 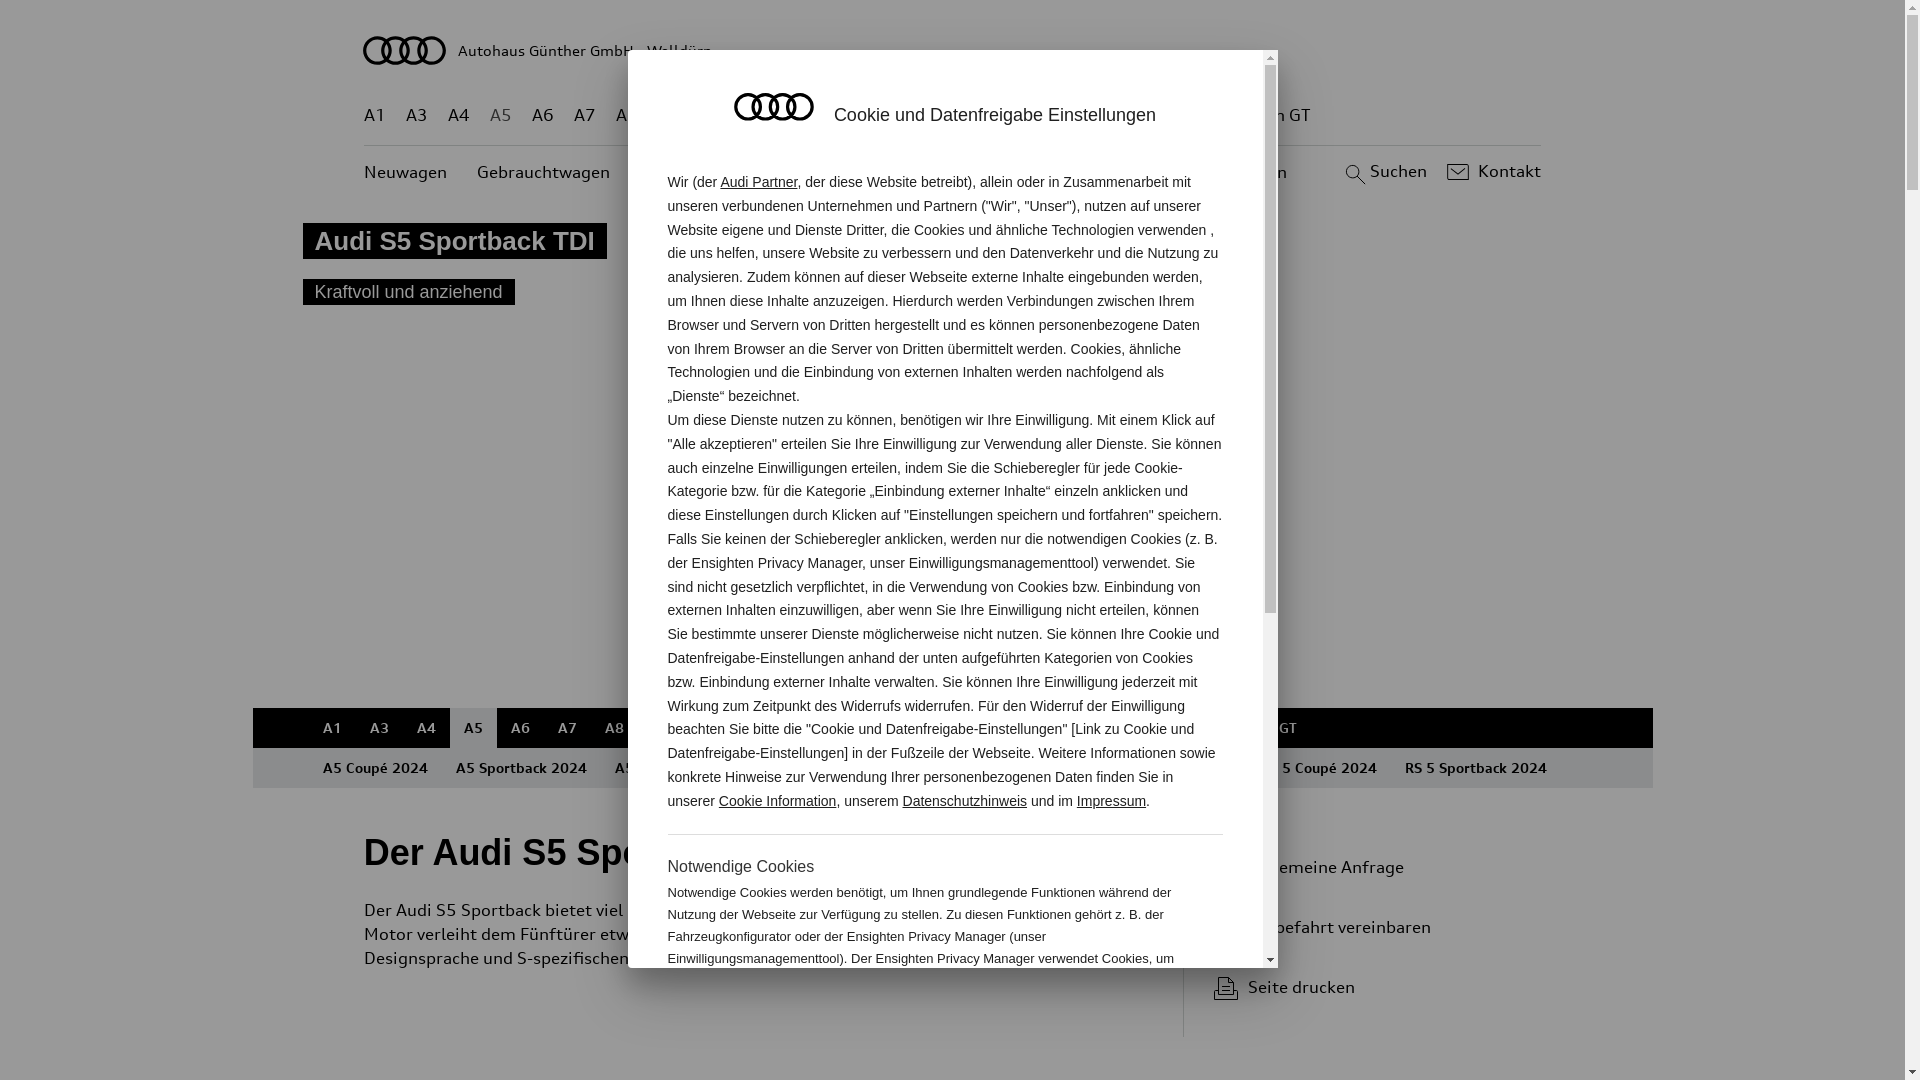 What do you see at coordinates (1389, 766) in the screenshot?
I see `'RS 5 Sportback 2024'` at bounding box center [1389, 766].